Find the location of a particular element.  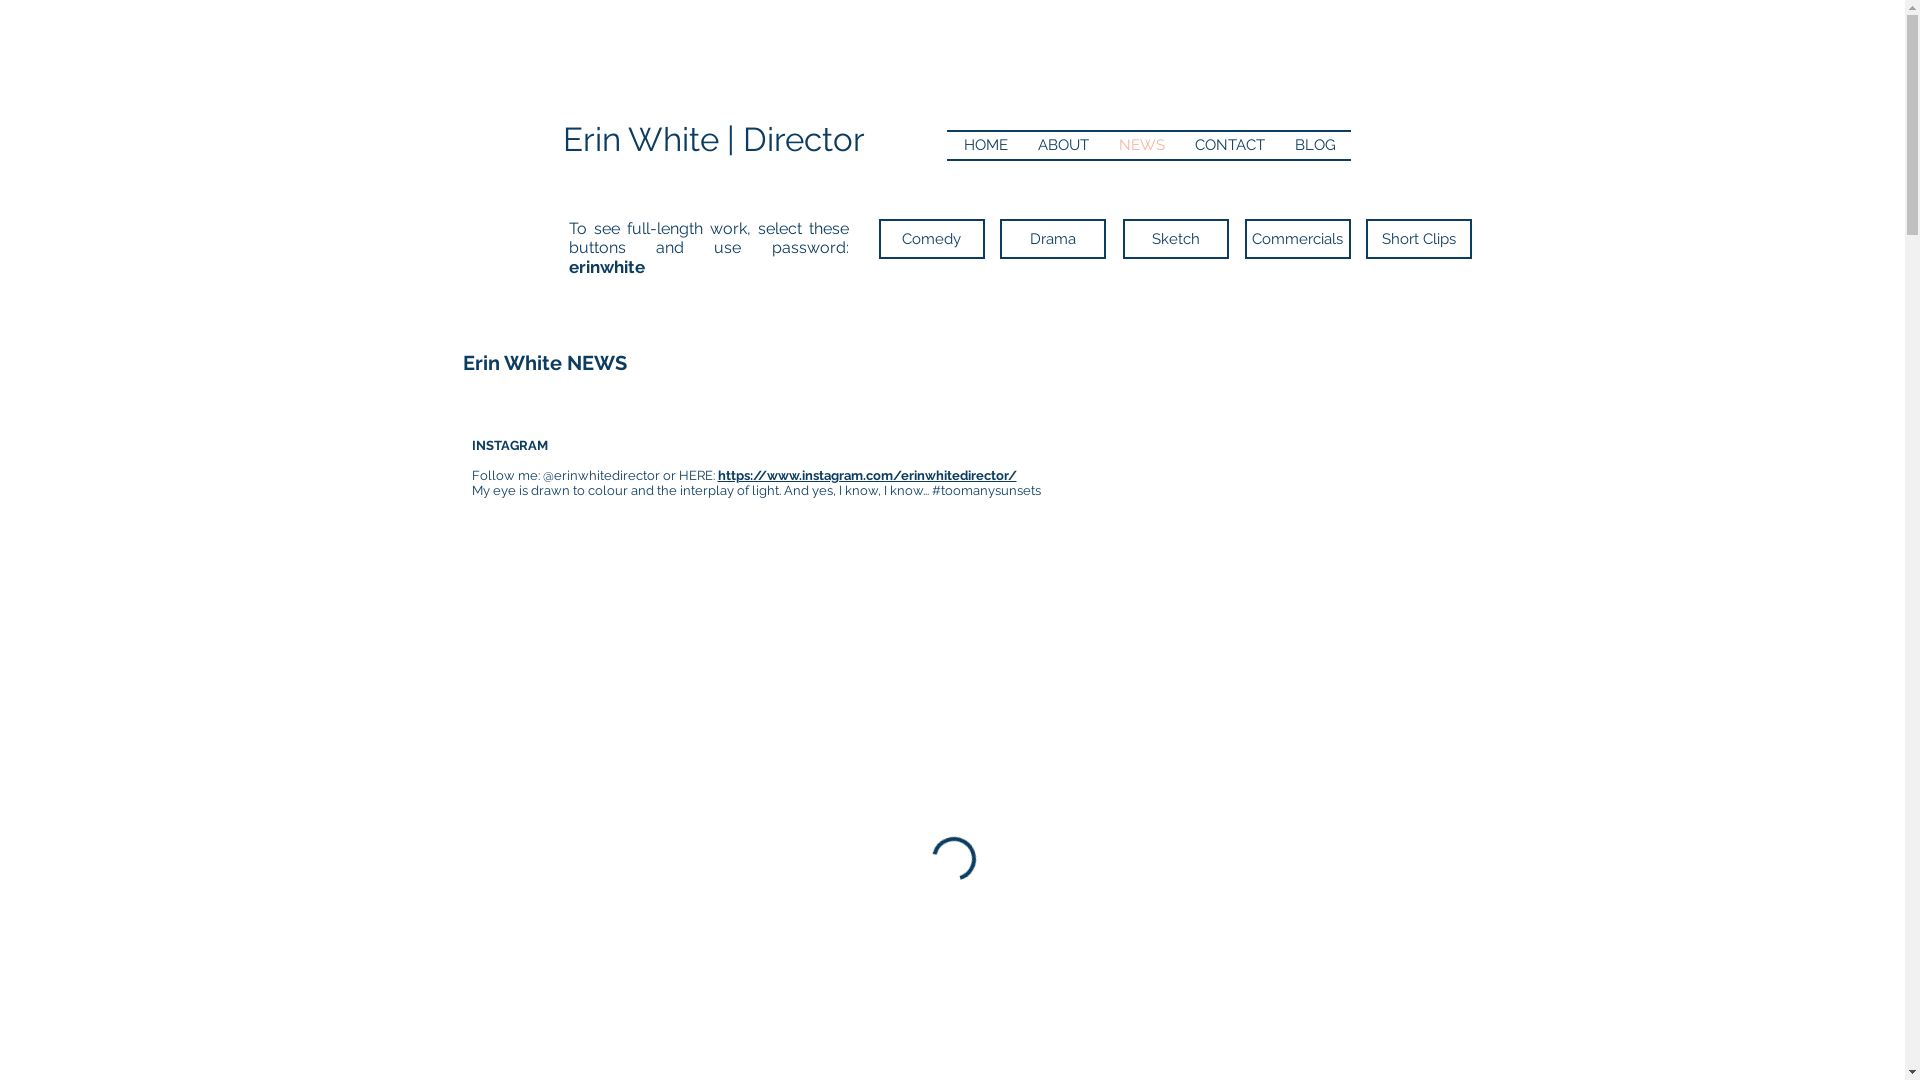

'NEWS' is located at coordinates (1142, 144).